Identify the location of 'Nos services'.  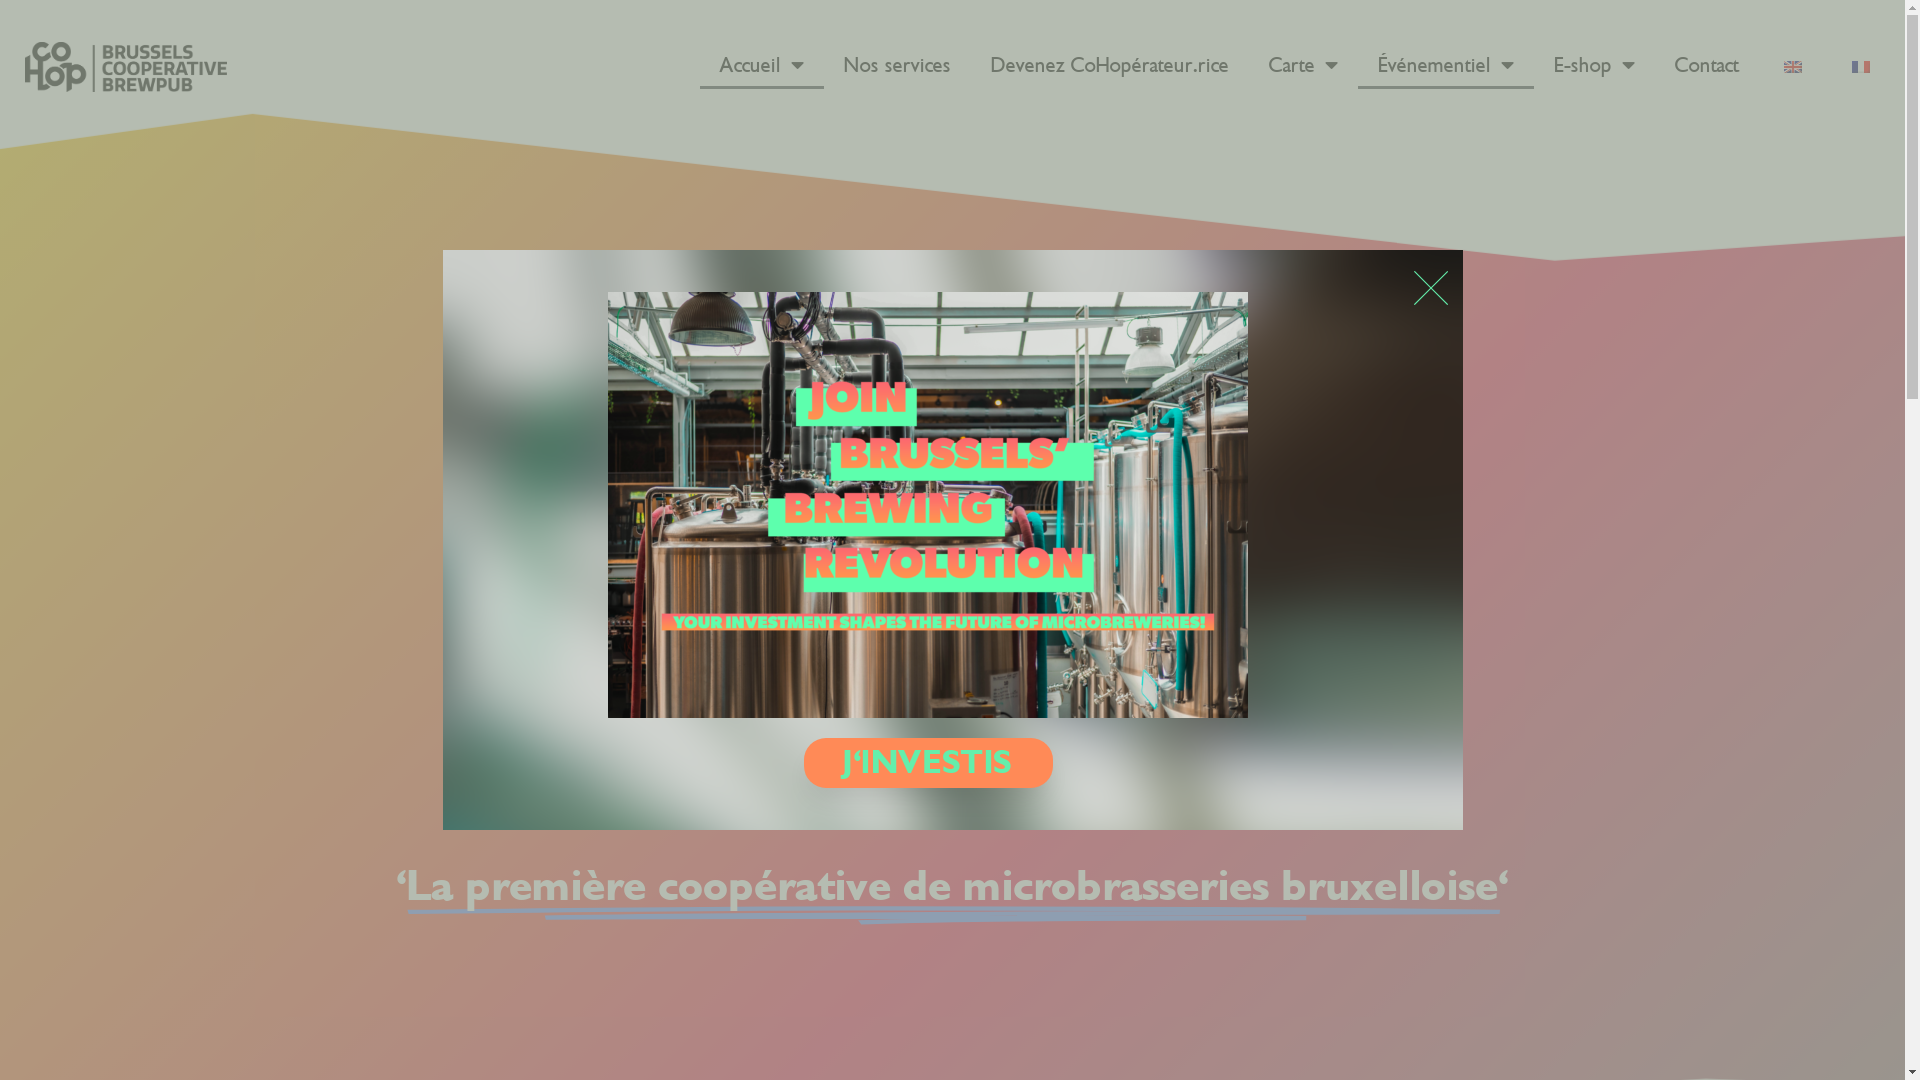
(896, 64).